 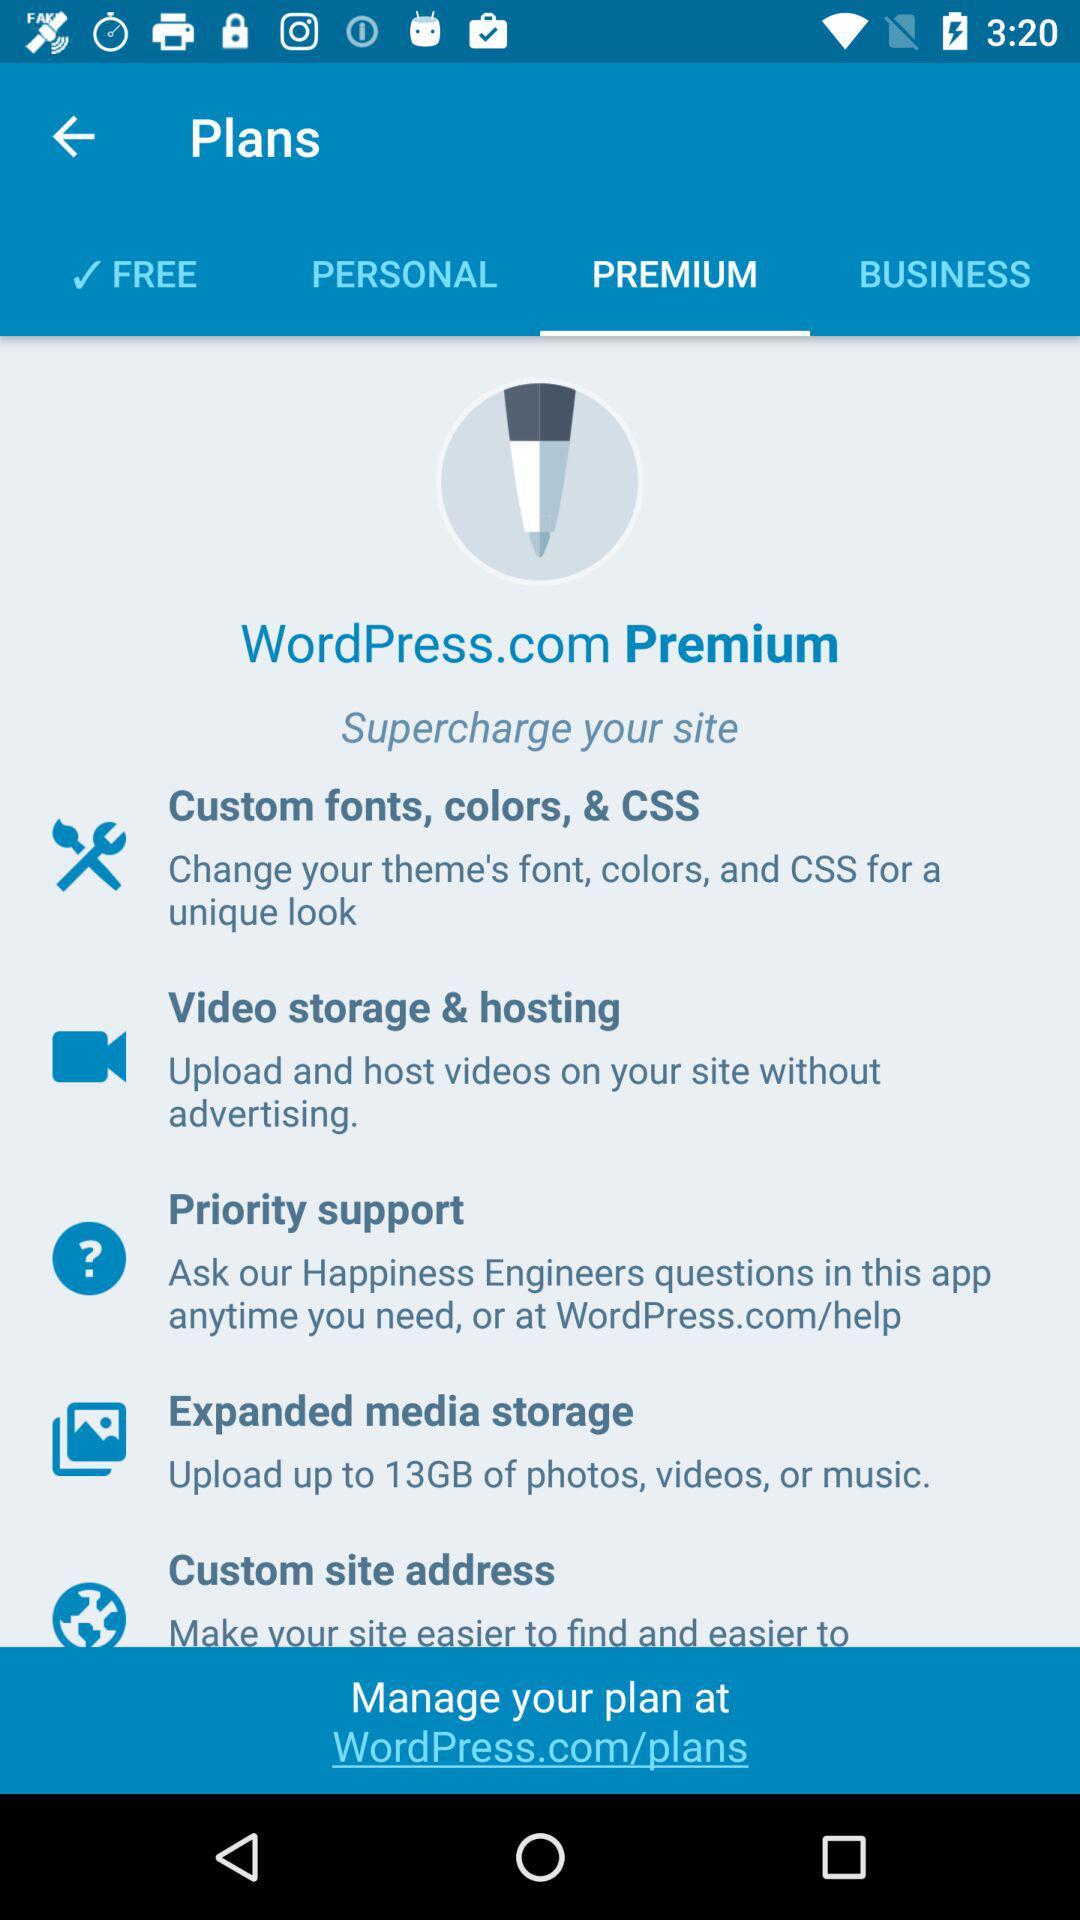 What do you see at coordinates (88, 1257) in the screenshot?
I see `the  button` at bounding box center [88, 1257].